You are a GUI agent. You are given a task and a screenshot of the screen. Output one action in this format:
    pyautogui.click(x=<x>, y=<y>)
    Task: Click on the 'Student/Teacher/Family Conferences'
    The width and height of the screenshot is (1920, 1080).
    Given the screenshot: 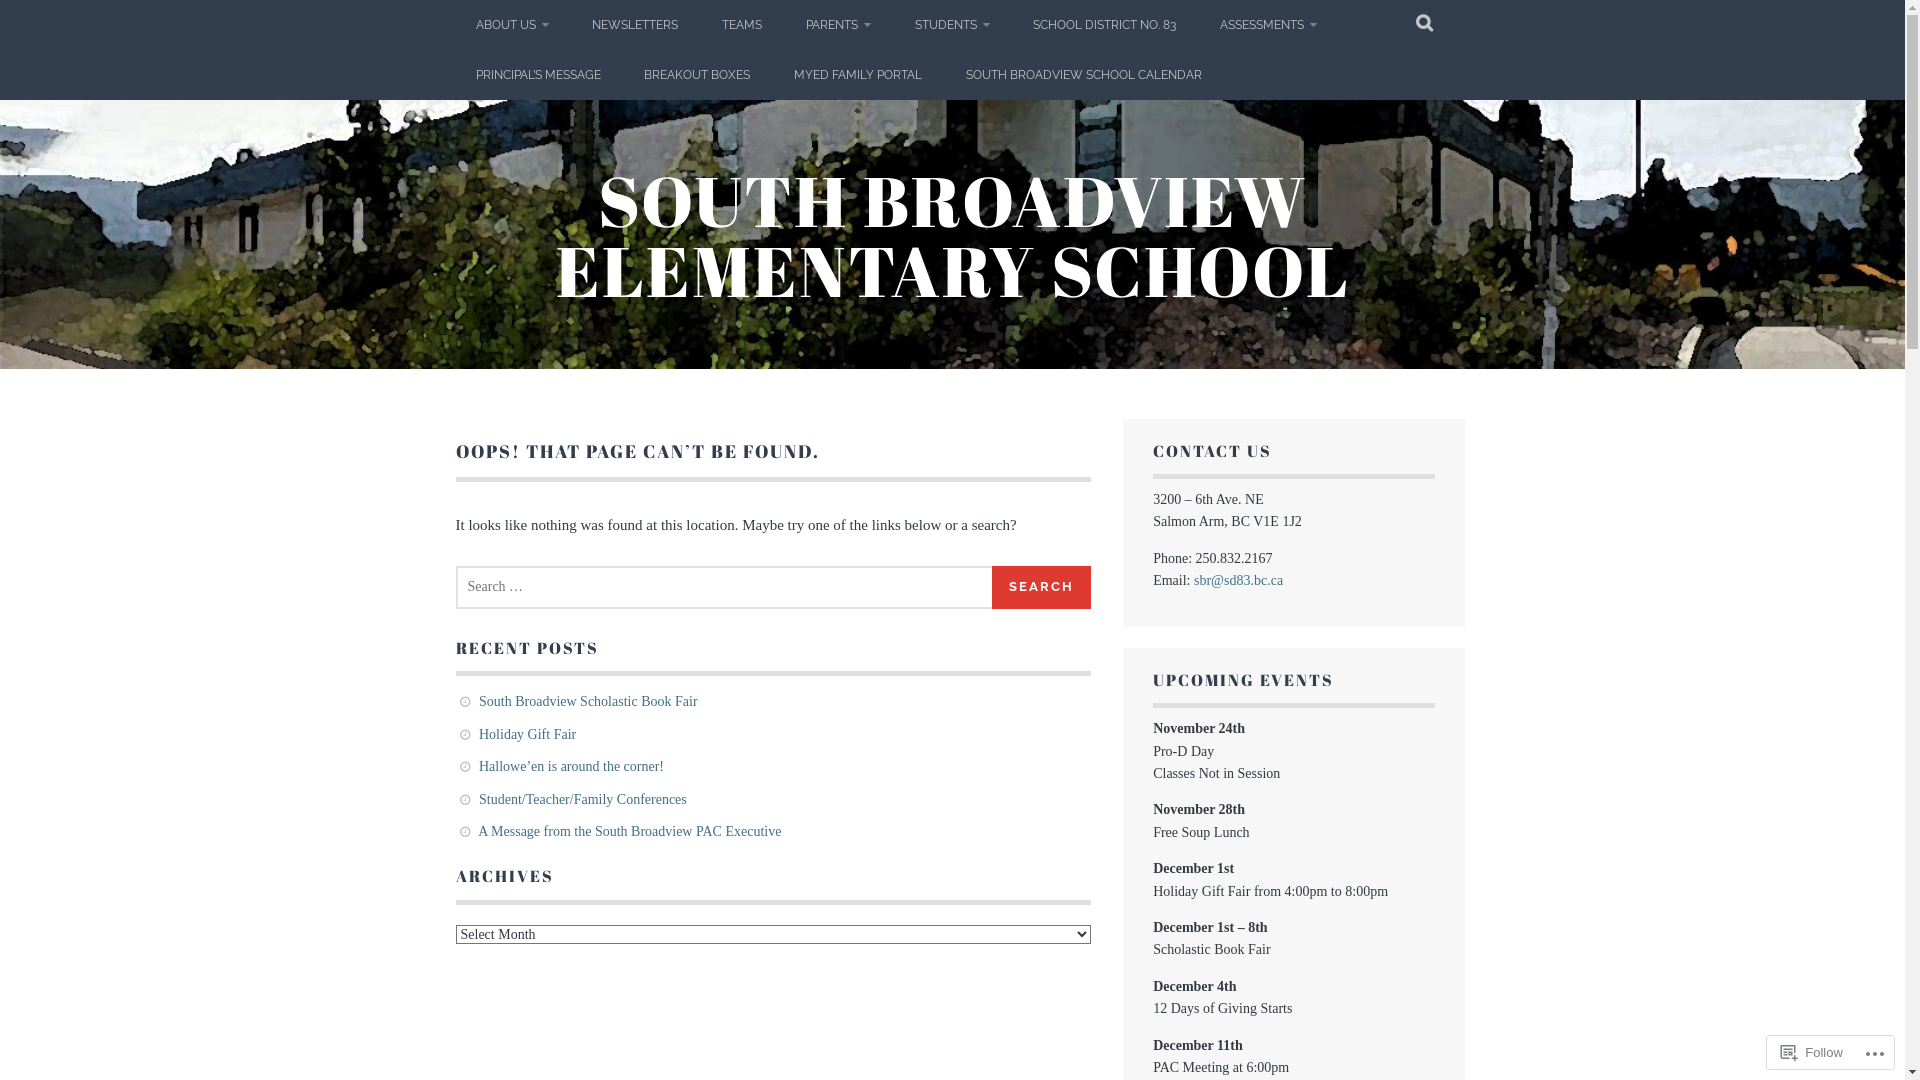 What is the action you would take?
    pyautogui.click(x=478, y=798)
    